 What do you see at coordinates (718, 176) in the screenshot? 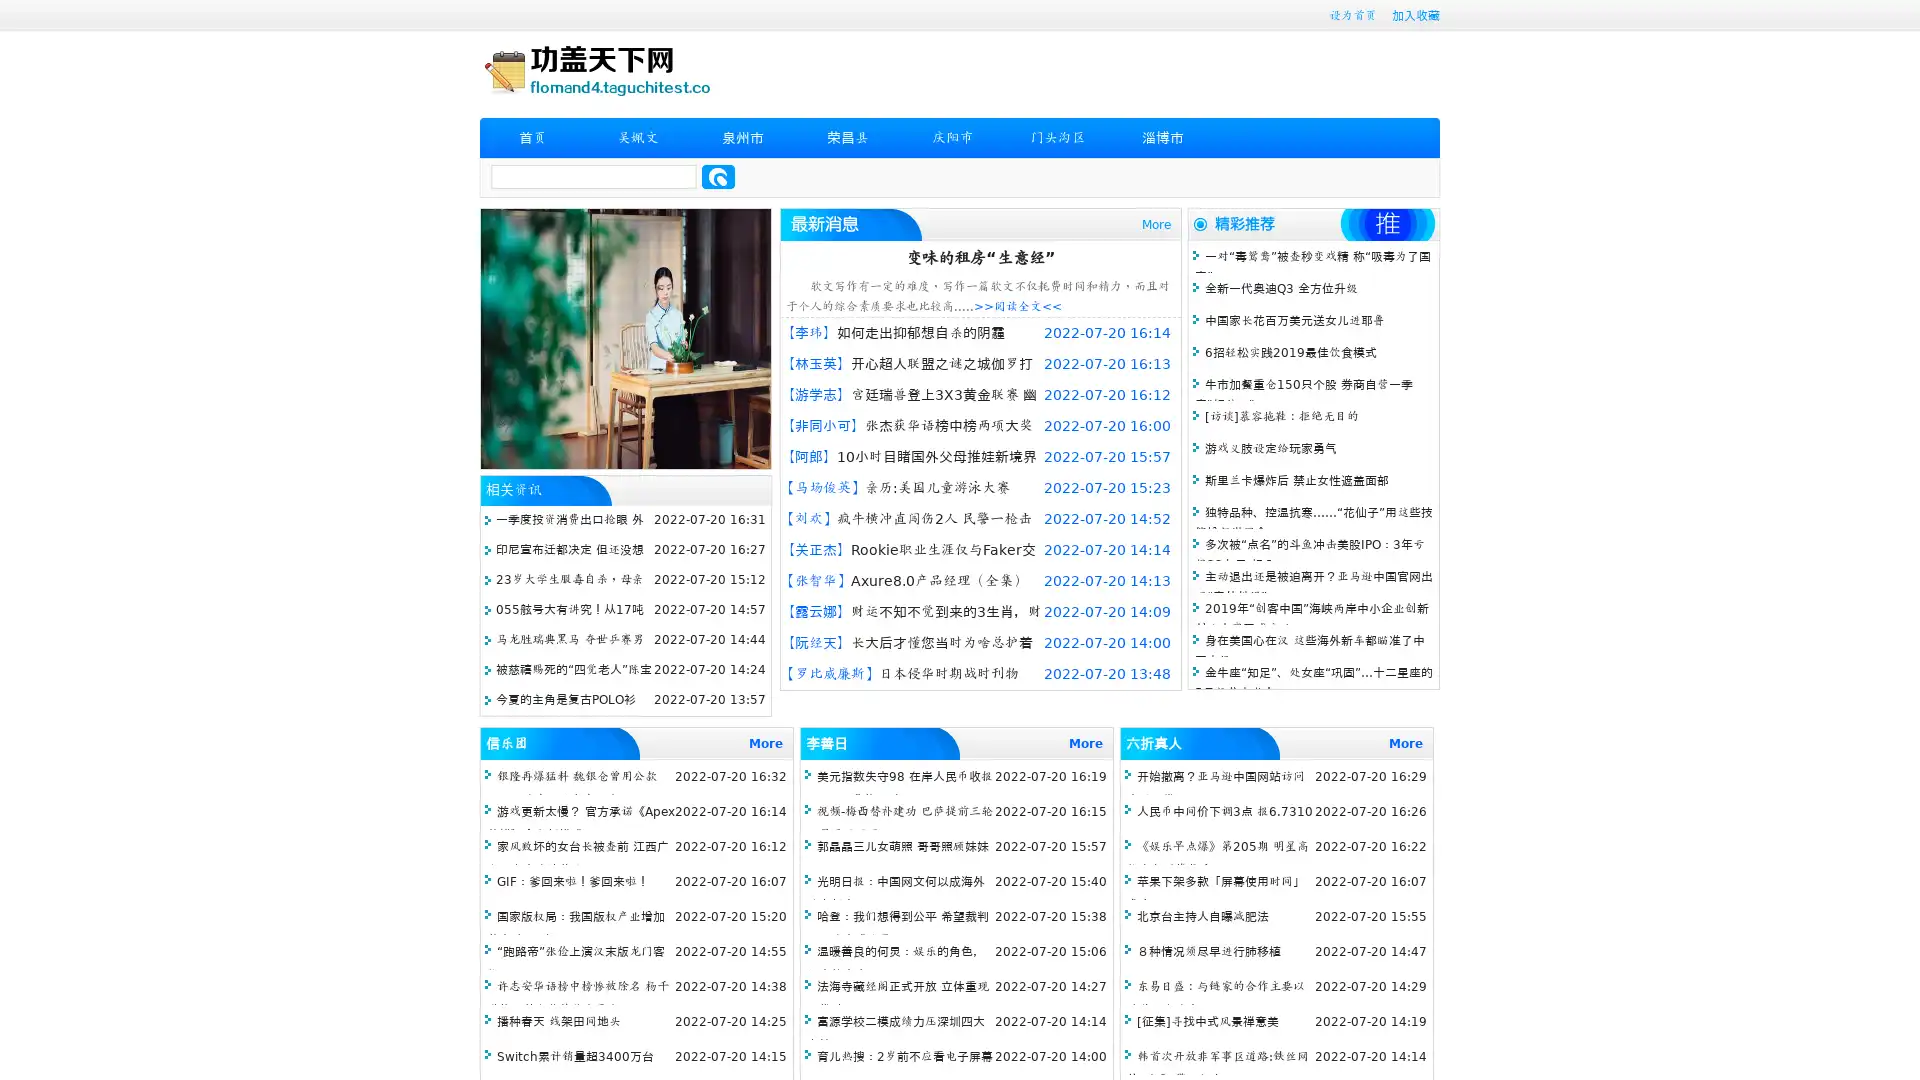
I see `Search` at bounding box center [718, 176].